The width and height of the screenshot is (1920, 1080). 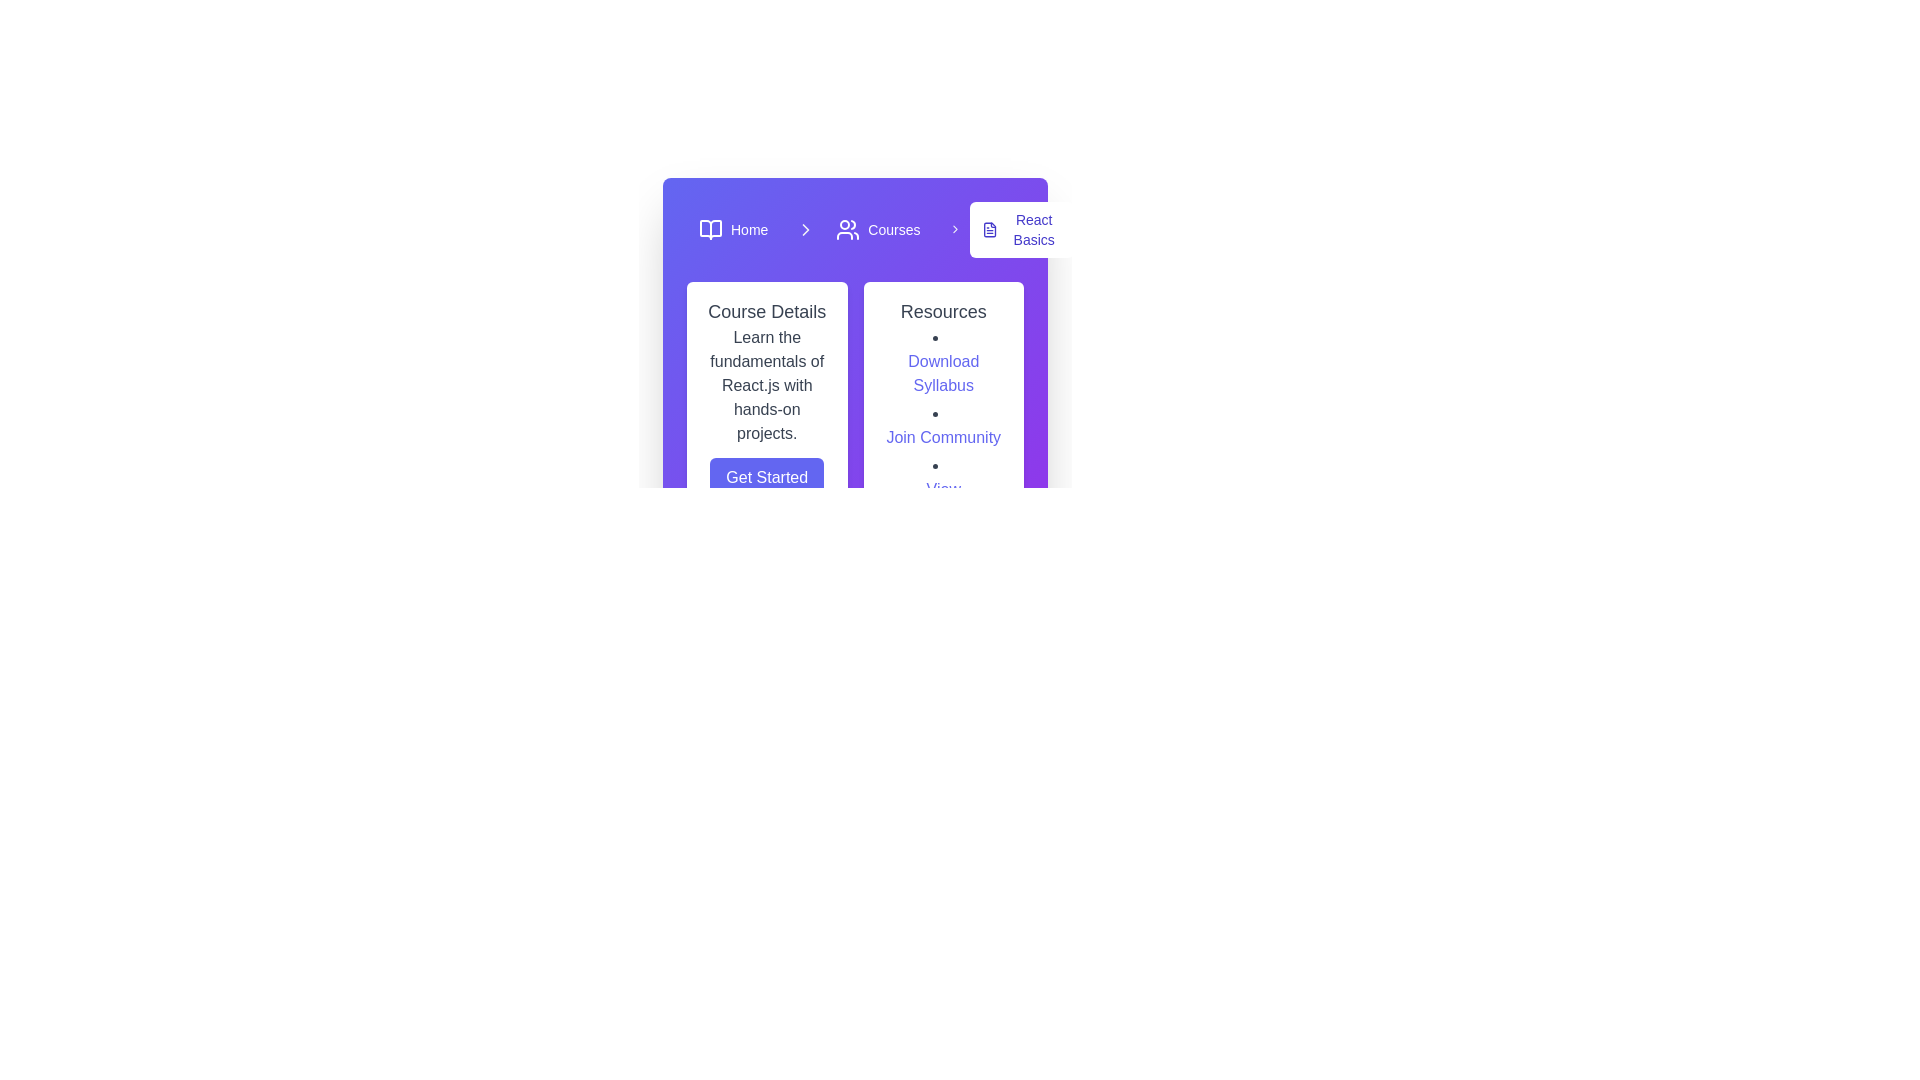 What do you see at coordinates (710, 229) in the screenshot?
I see `the 'Home' navigation icon located on the top-left corner of the layout` at bounding box center [710, 229].